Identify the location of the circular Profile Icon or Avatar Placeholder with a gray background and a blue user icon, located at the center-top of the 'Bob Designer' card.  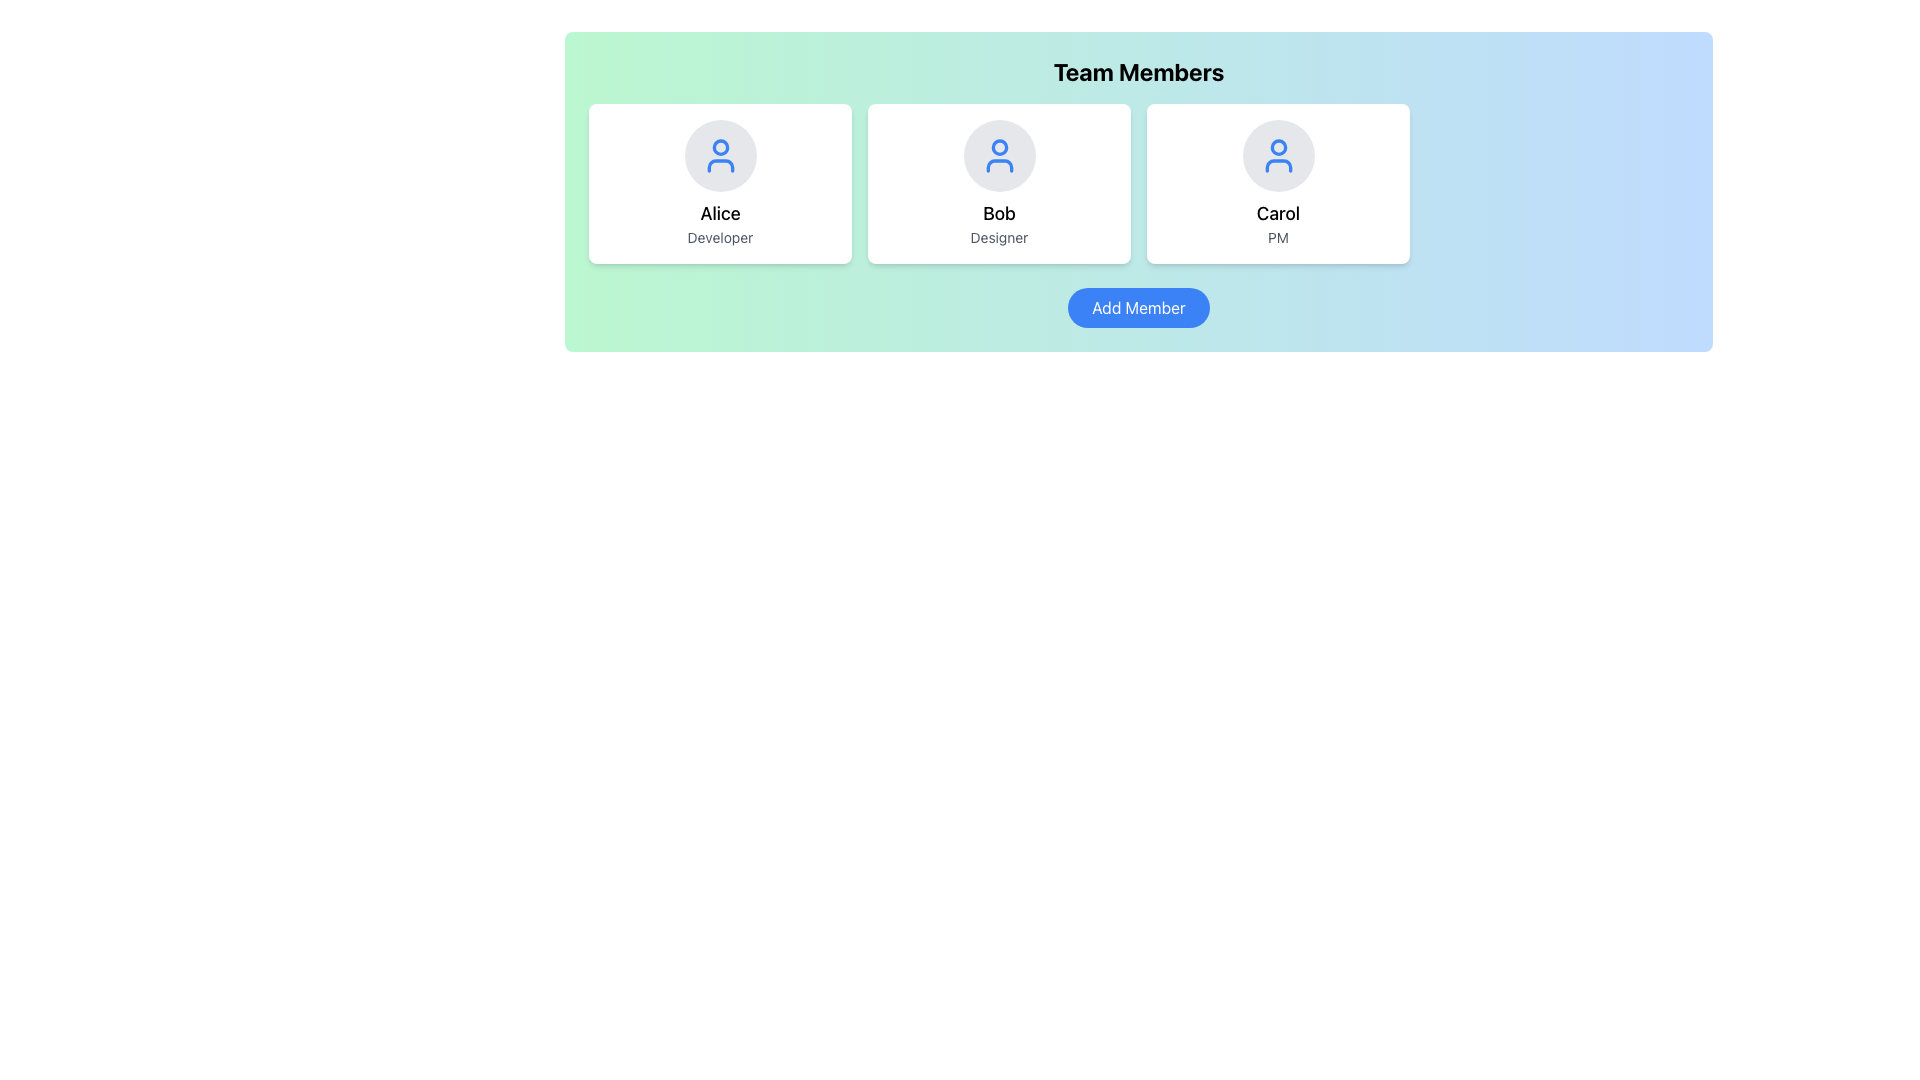
(999, 154).